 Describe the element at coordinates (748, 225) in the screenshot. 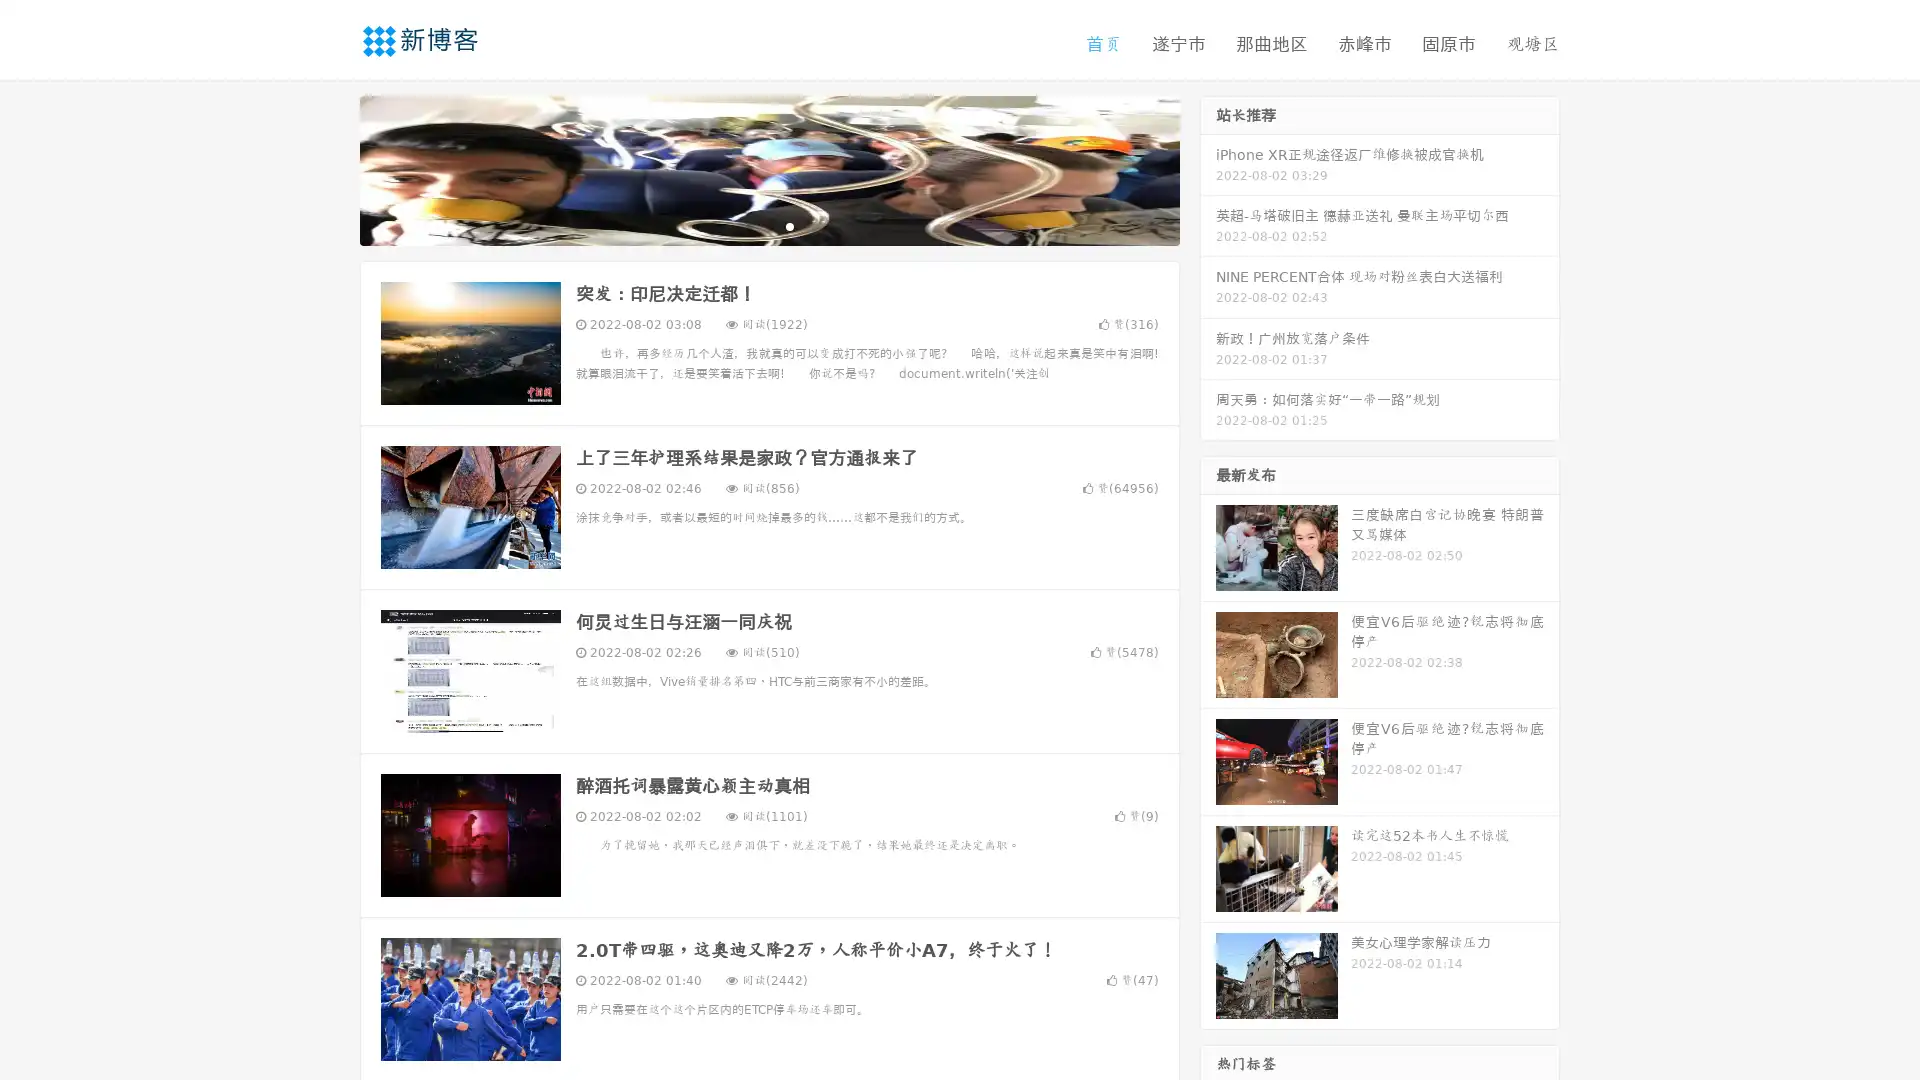

I see `Go to slide 1` at that location.